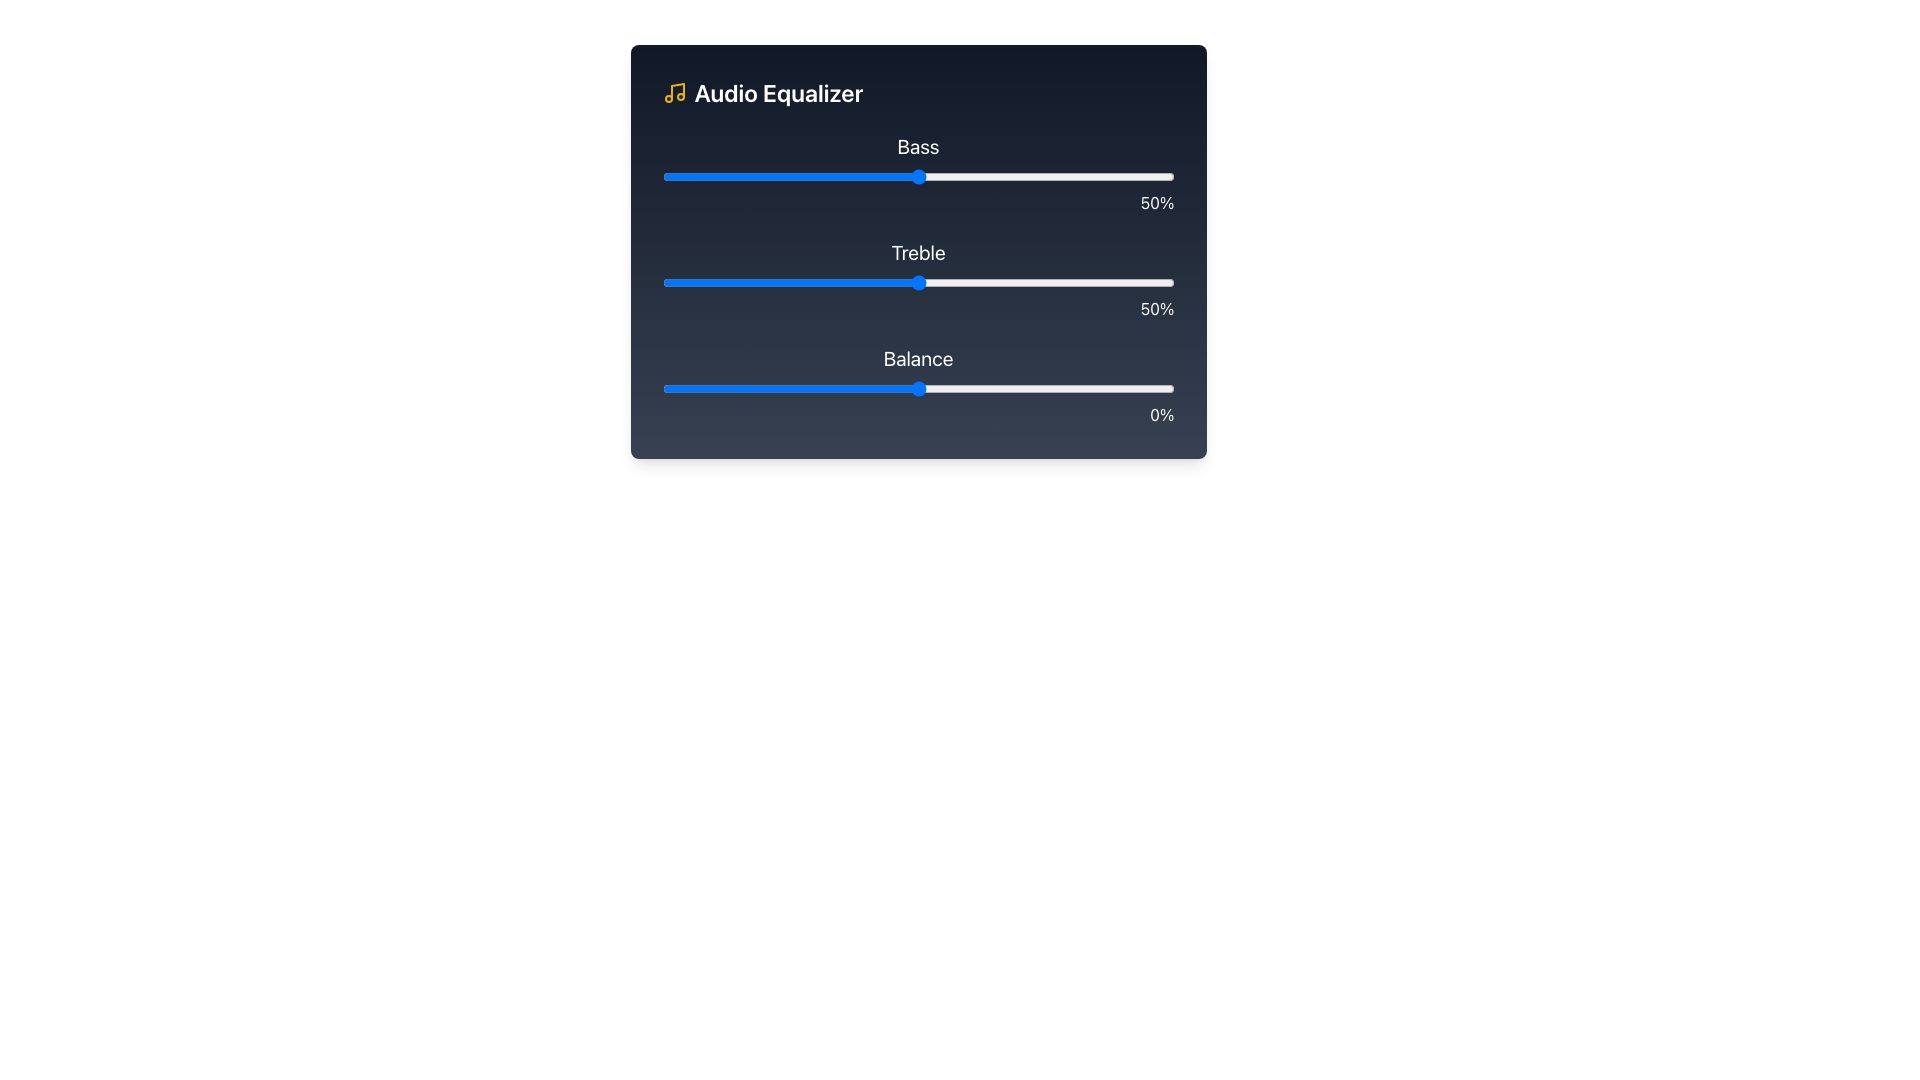 Image resolution: width=1920 pixels, height=1080 pixels. I want to click on the Bass level, so click(728, 176).